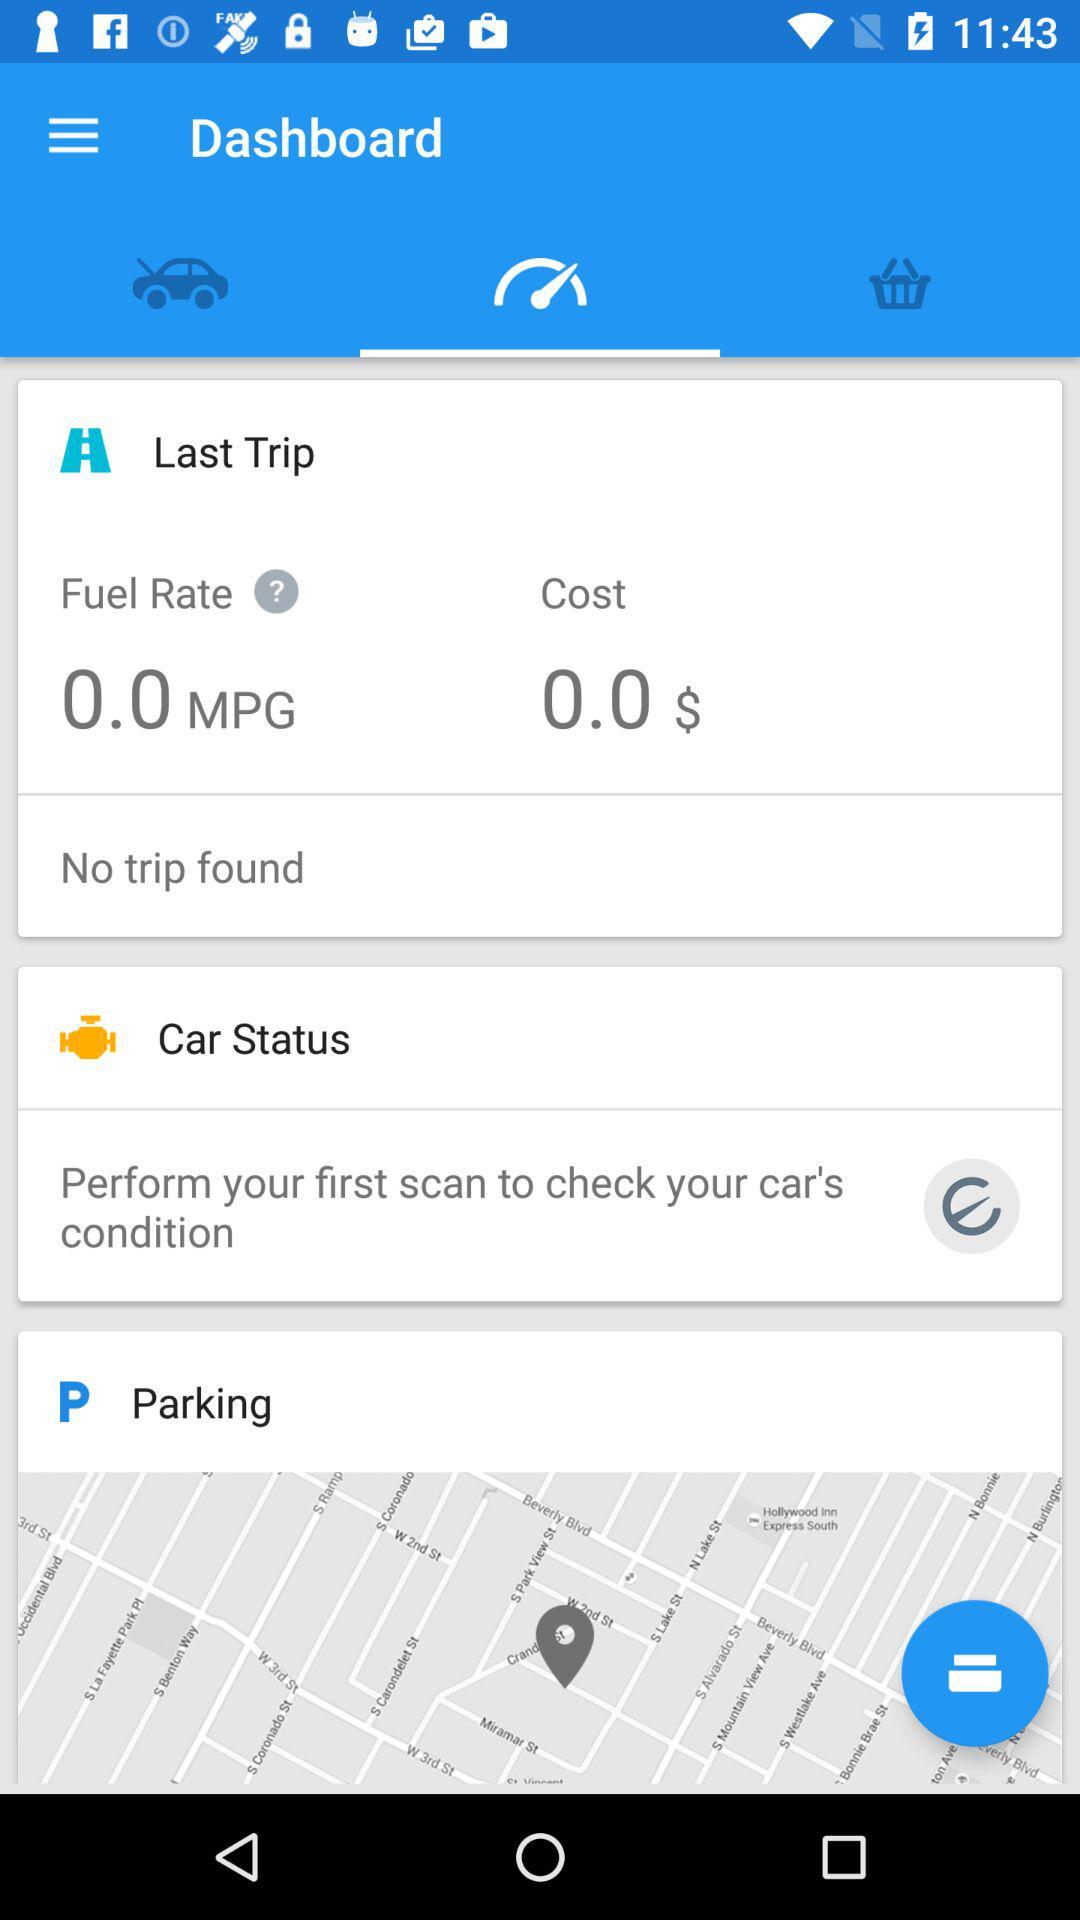 This screenshot has width=1080, height=1920. What do you see at coordinates (72, 135) in the screenshot?
I see `the item to the left of the dashboard icon` at bounding box center [72, 135].